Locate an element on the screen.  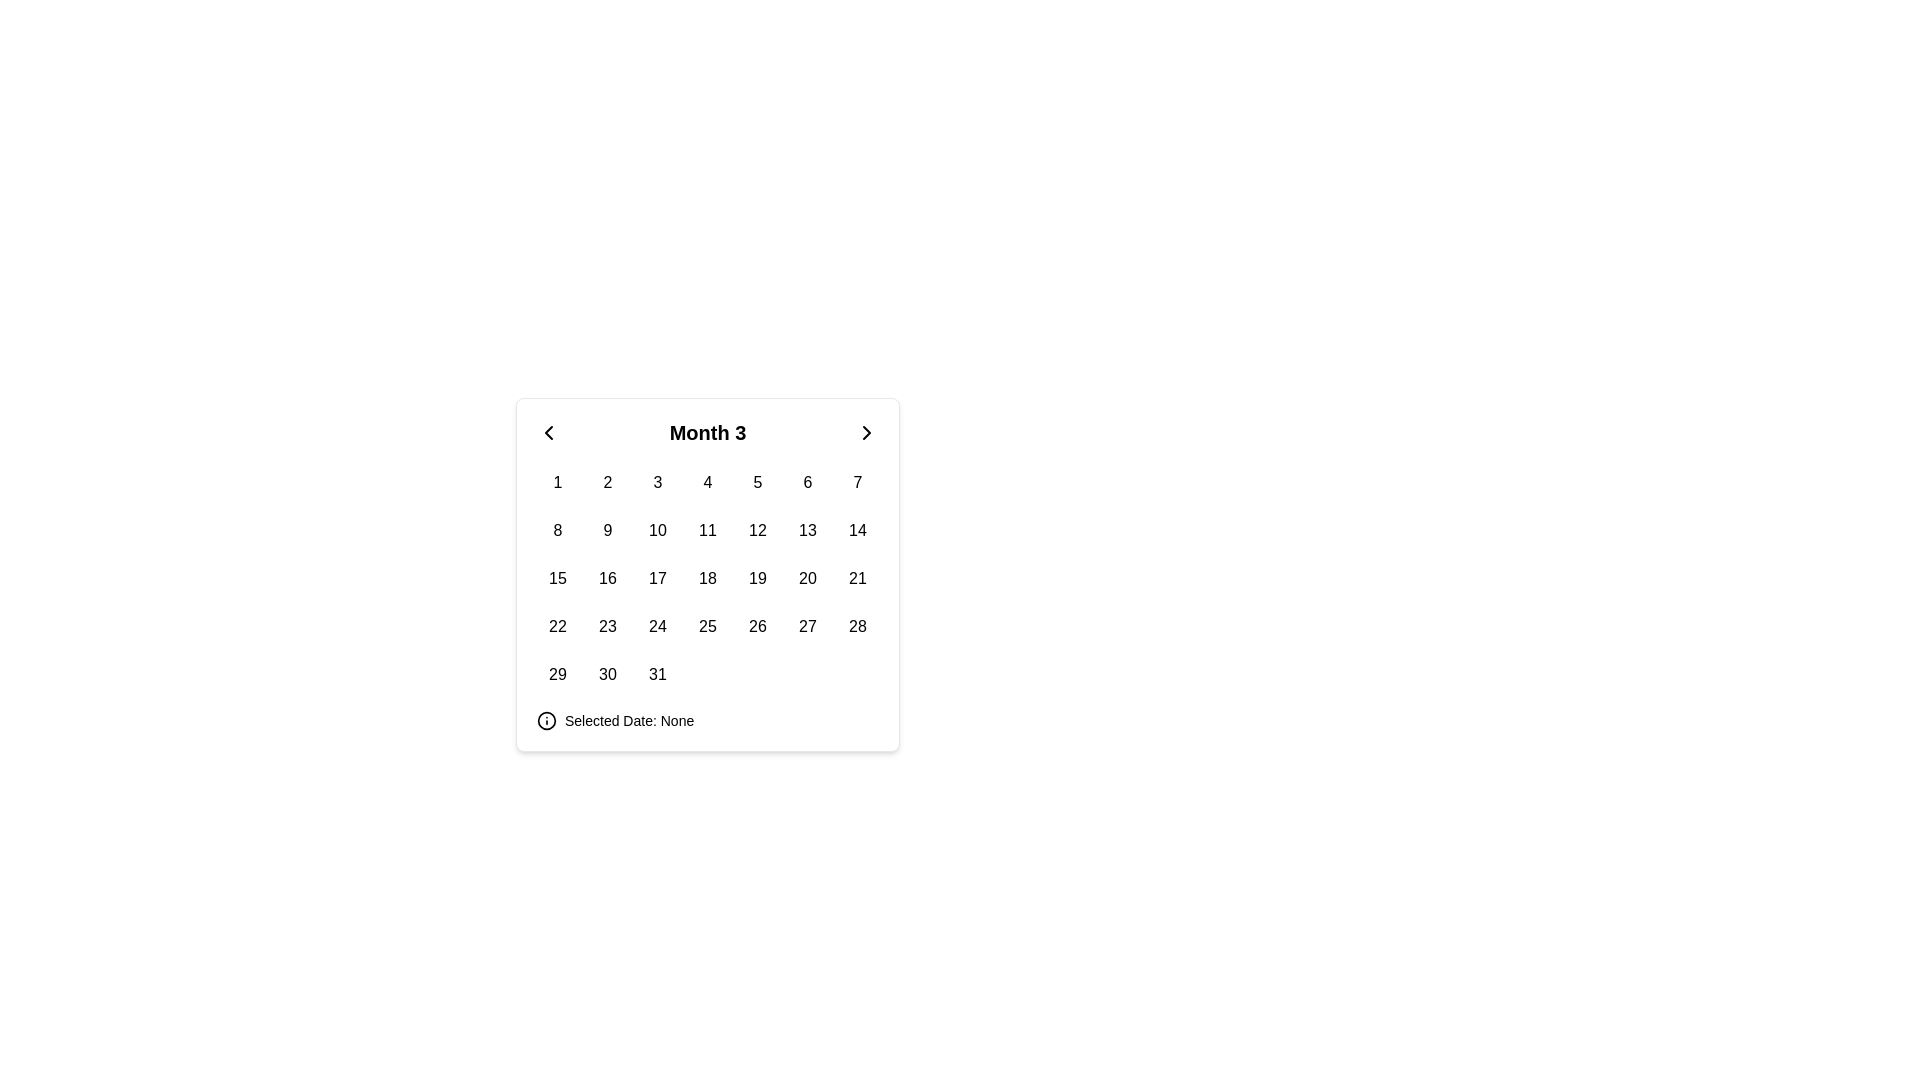
the Text Button representing the 18th day of the month in the calendar is located at coordinates (708, 578).